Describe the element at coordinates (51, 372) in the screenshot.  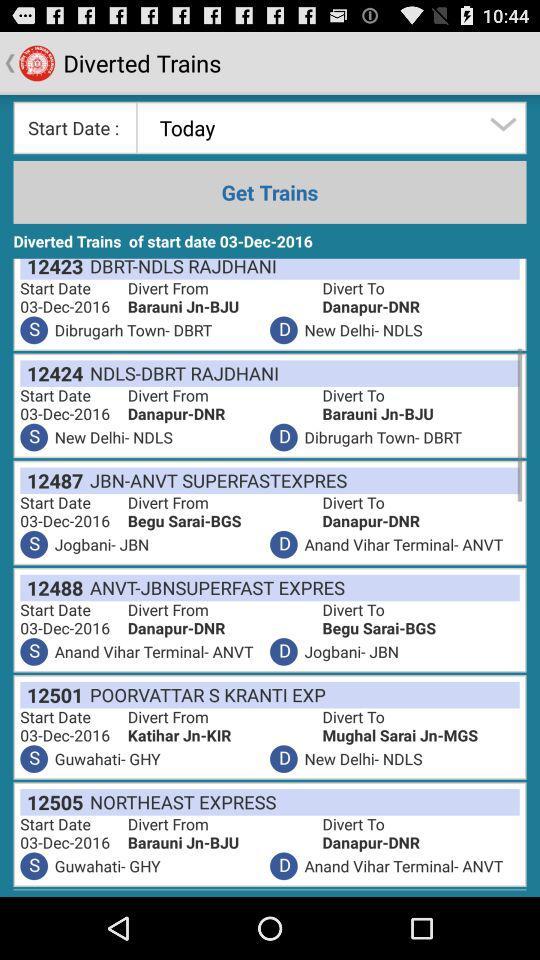
I see `12424 item` at that location.